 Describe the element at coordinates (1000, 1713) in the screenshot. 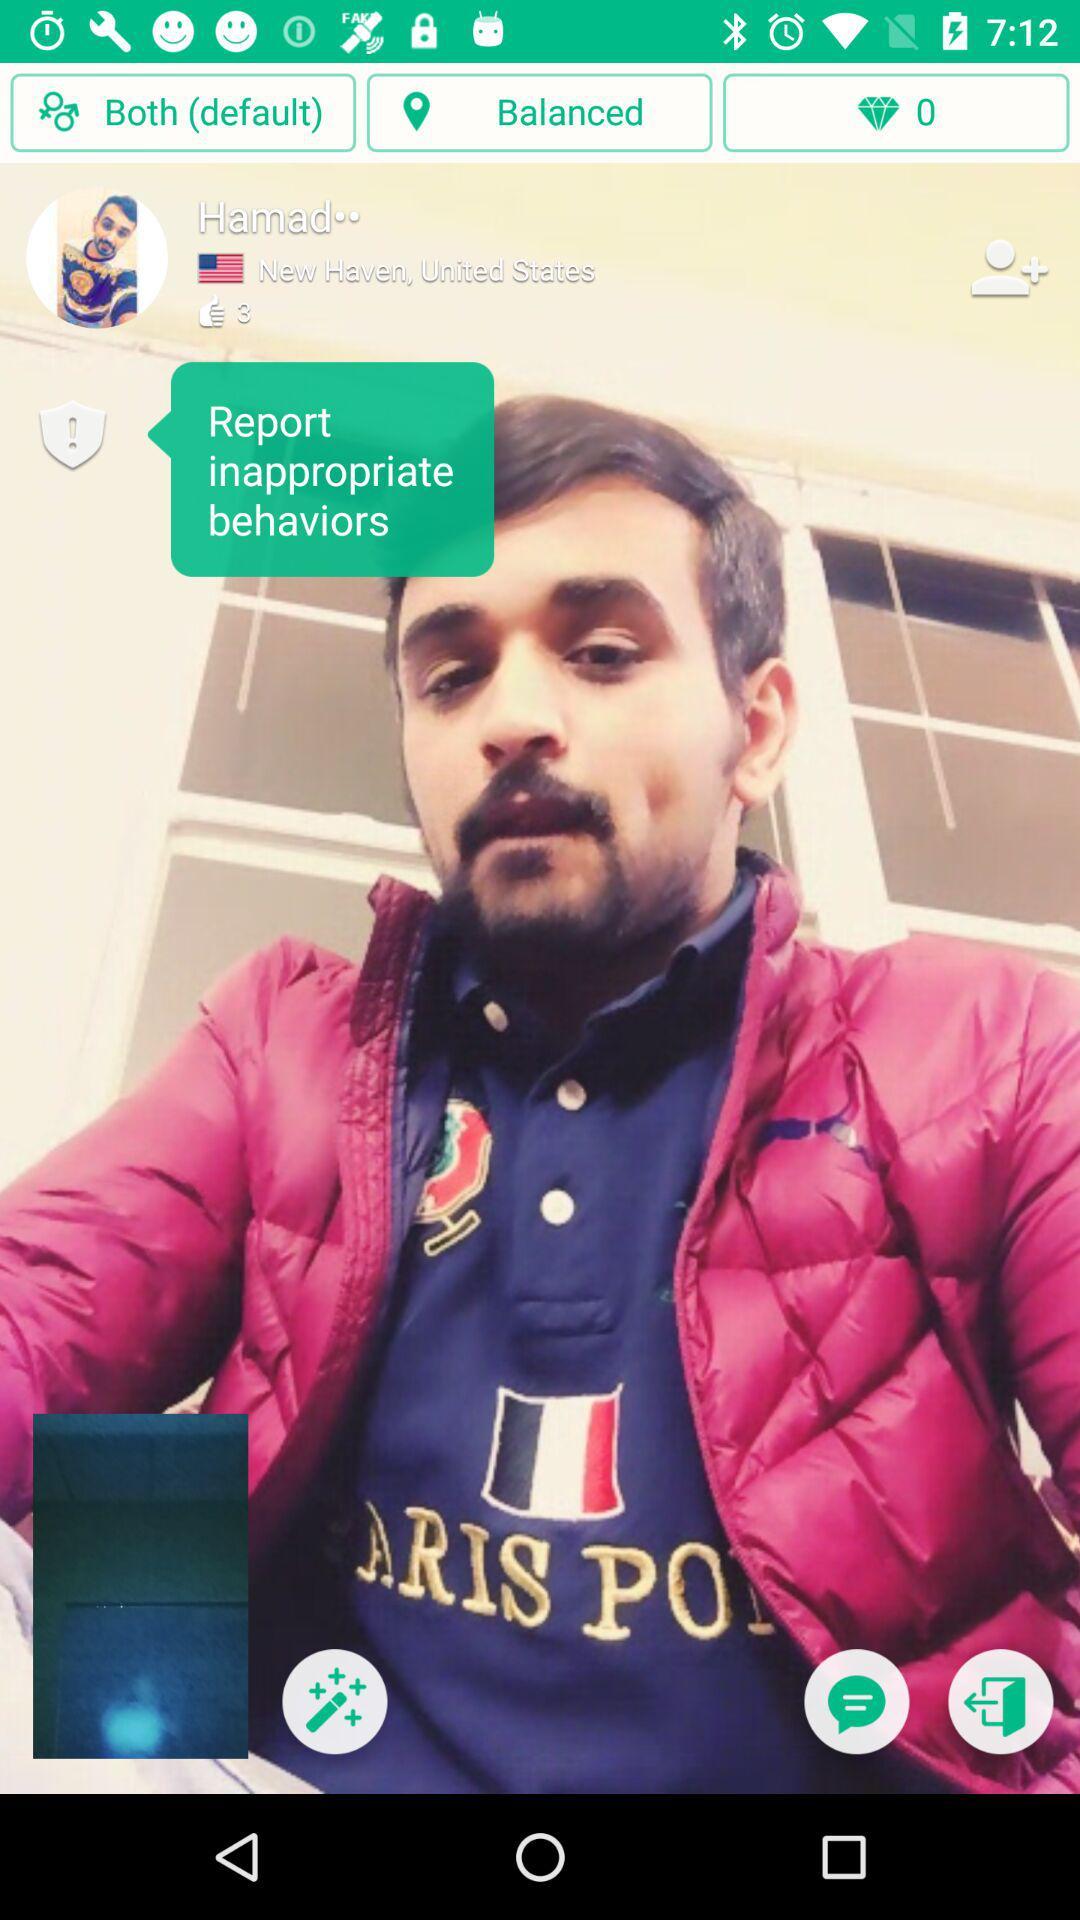

I see `exit call` at that location.